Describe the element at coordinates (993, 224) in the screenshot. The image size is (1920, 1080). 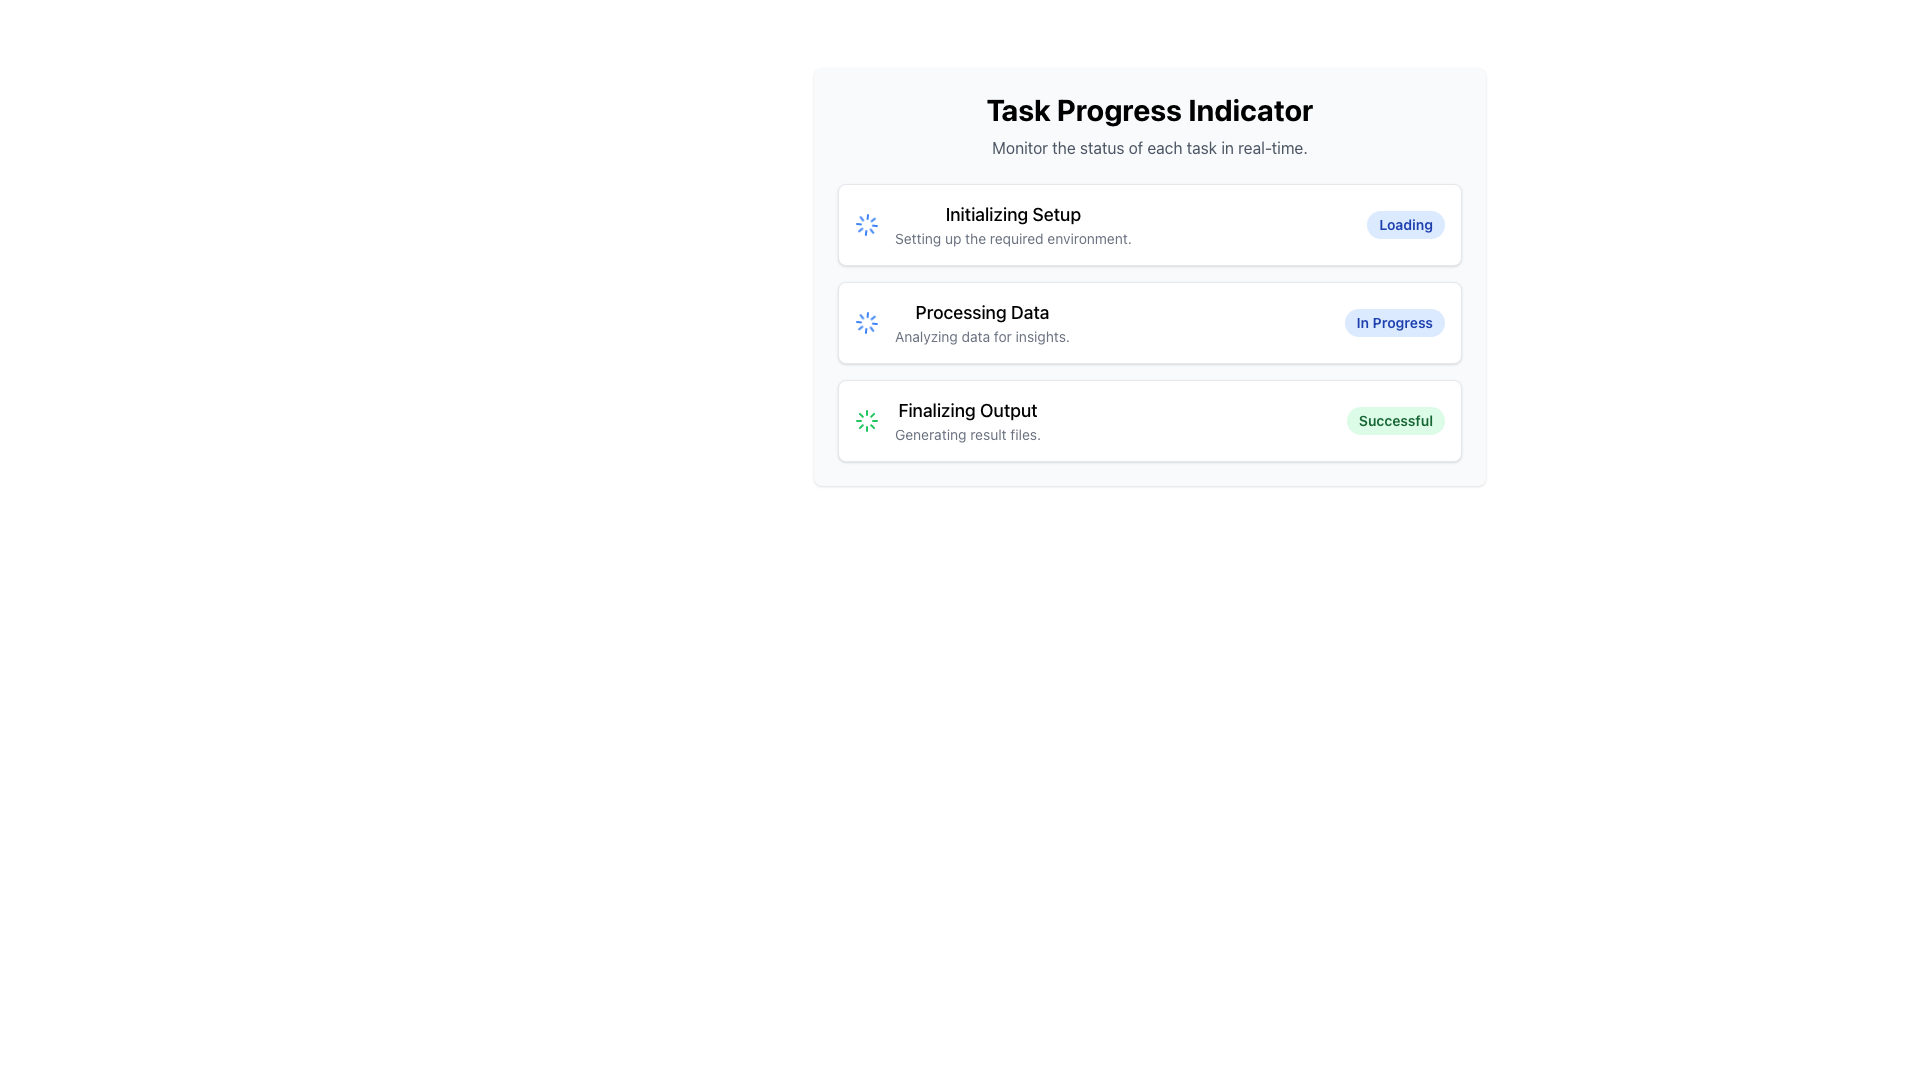
I see `the Status indicator displaying 'Initializing Setup' with a spinning blue animation` at that location.